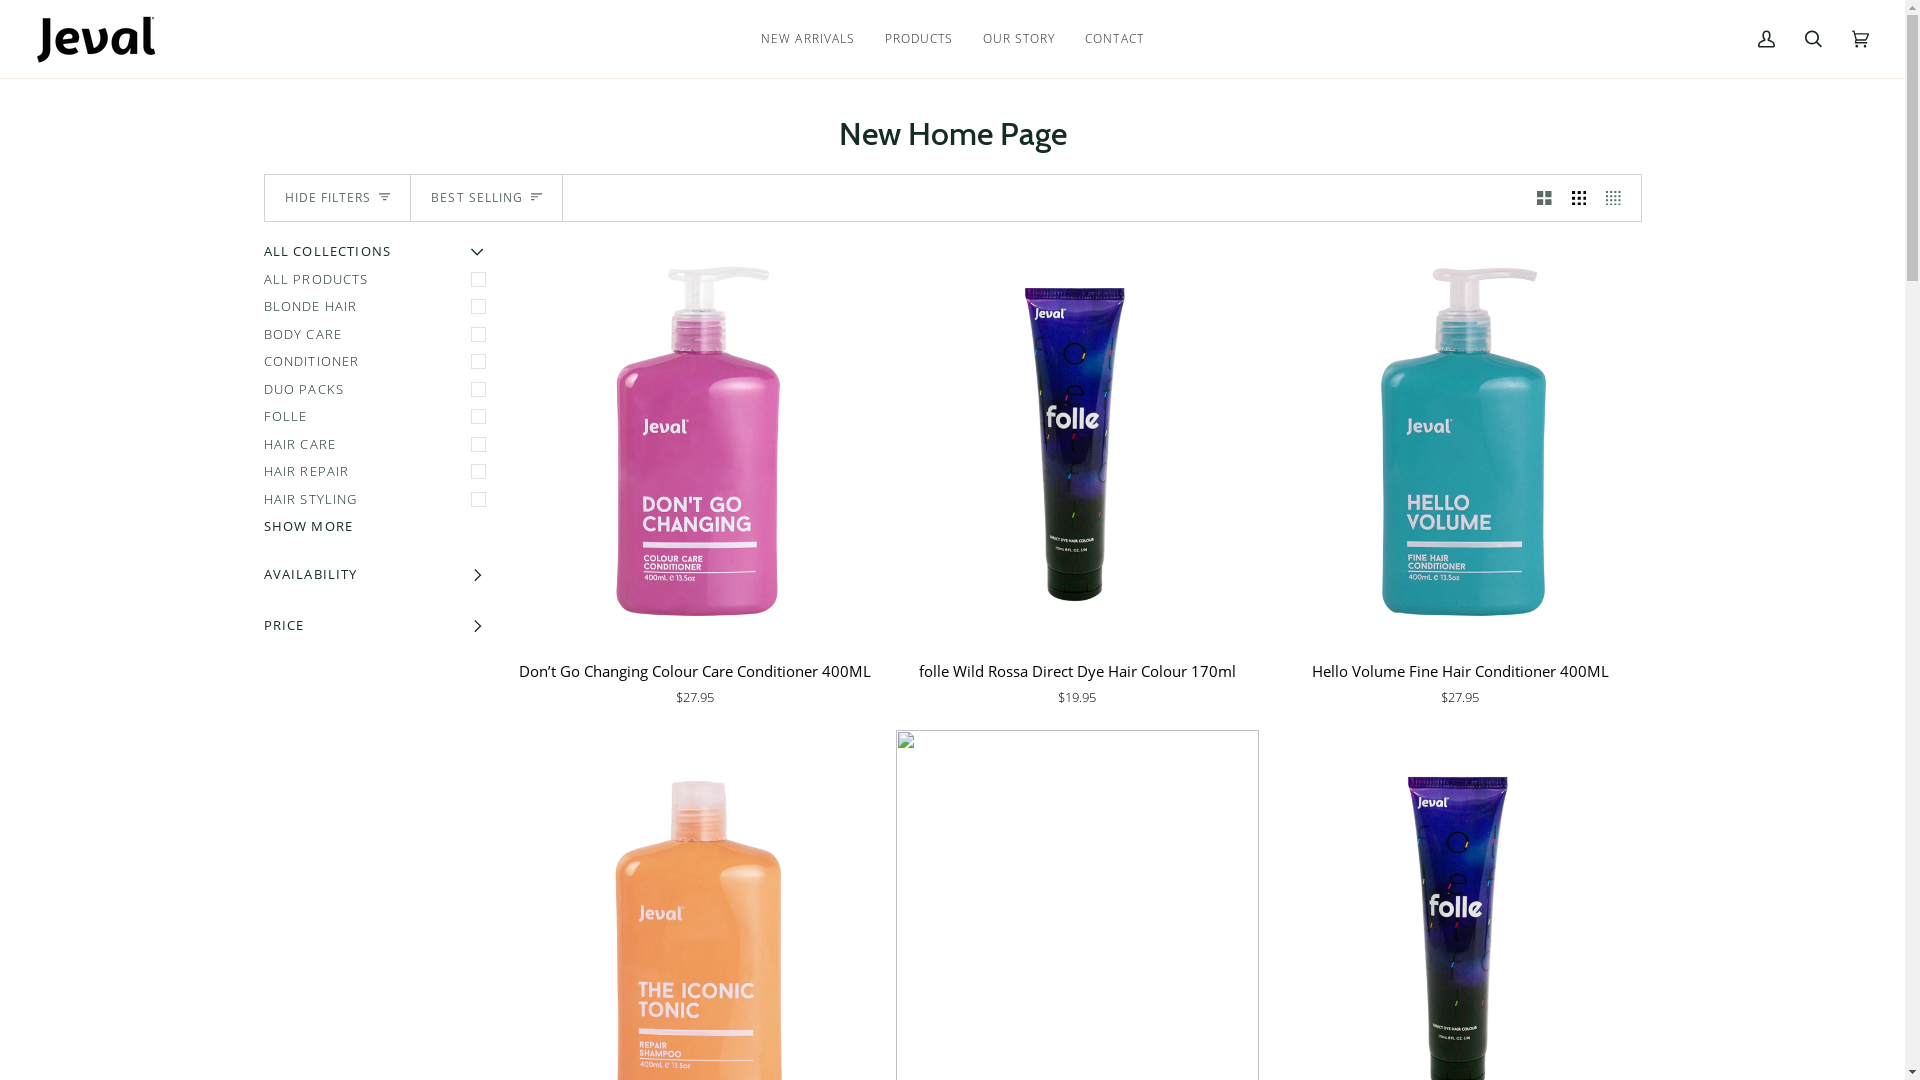  Describe the element at coordinates (807, 38) in the screenshot. I see `'NEW ARRIVALS'` at that location.